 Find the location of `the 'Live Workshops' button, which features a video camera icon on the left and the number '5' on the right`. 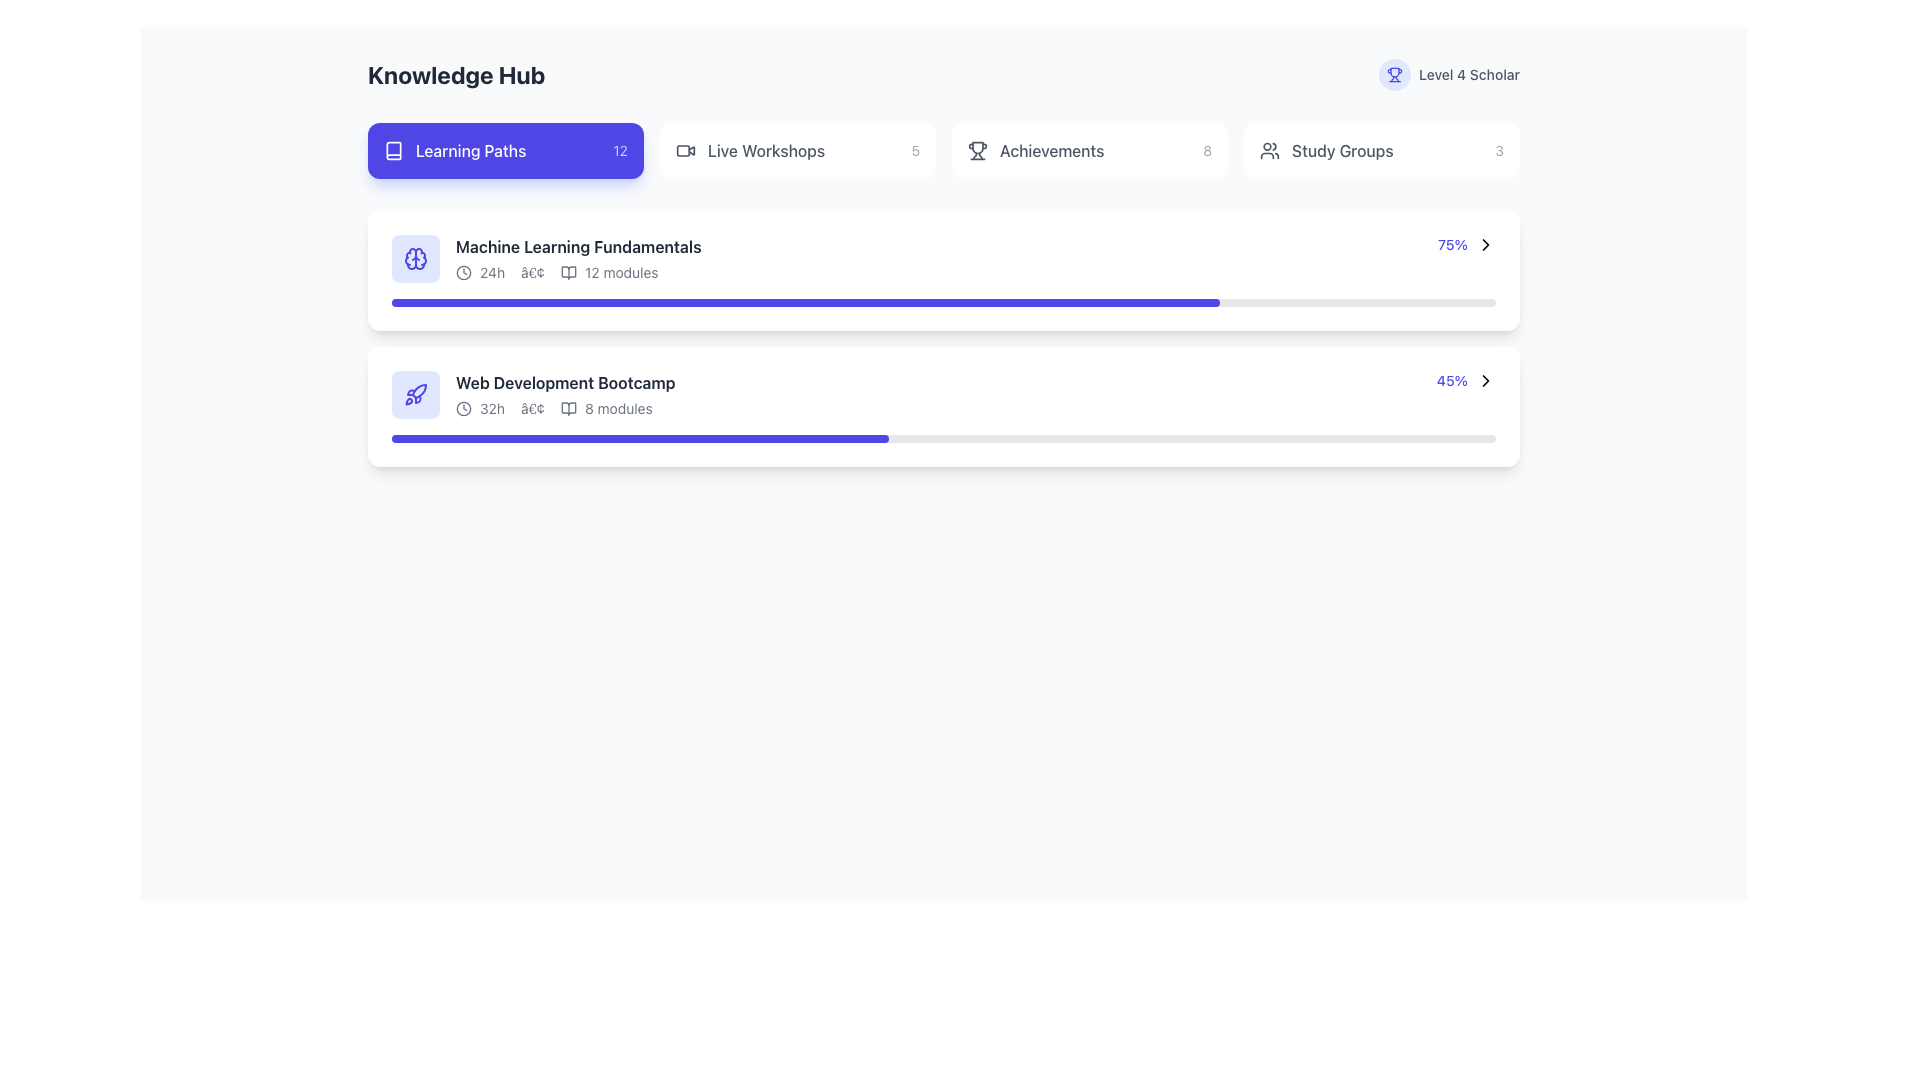

the 'Live Workshops' button, which features a video camera icon on the left and the number '5' on the right is located at coordinates (796, 149).